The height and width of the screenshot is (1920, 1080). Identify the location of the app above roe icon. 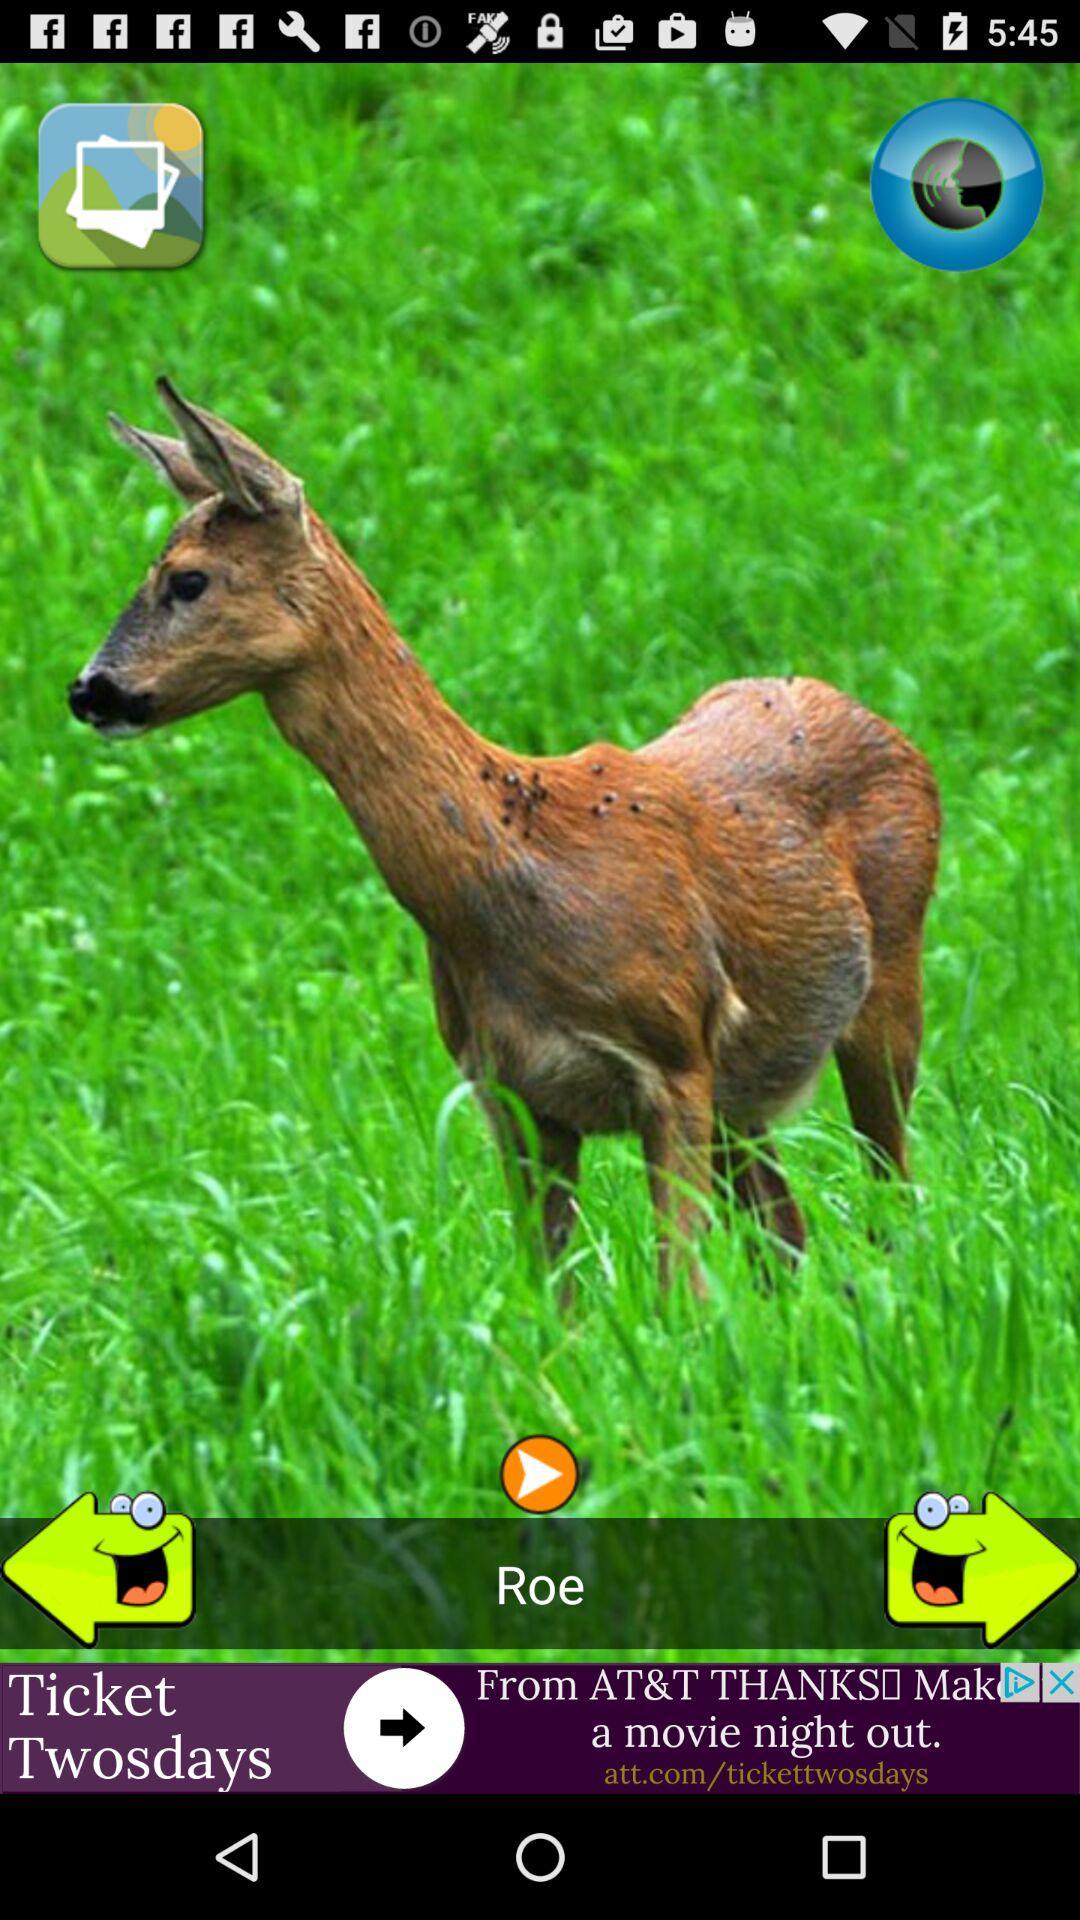
(538, 1474).